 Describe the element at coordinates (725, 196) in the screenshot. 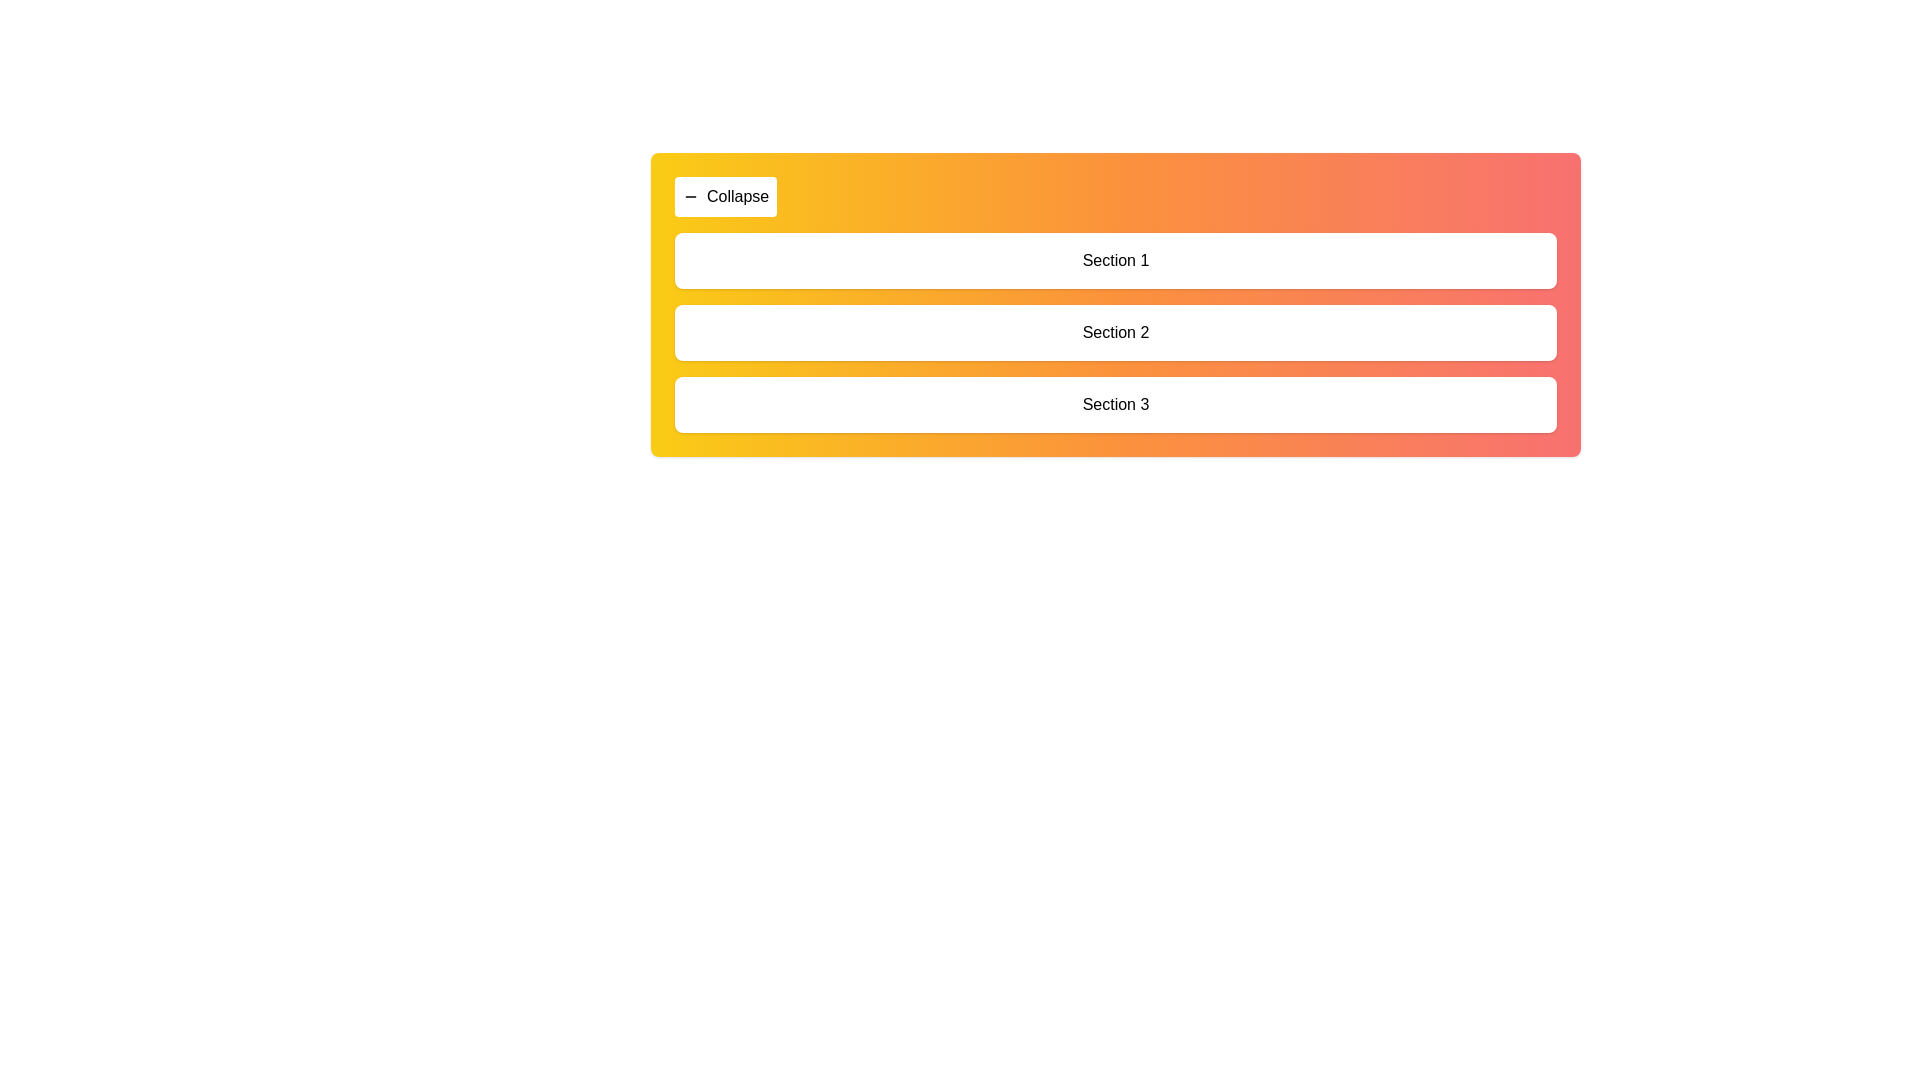

I see `the button with rounded edges, white background, black text, and a minus icon labeled 'Collapse'` at that location.